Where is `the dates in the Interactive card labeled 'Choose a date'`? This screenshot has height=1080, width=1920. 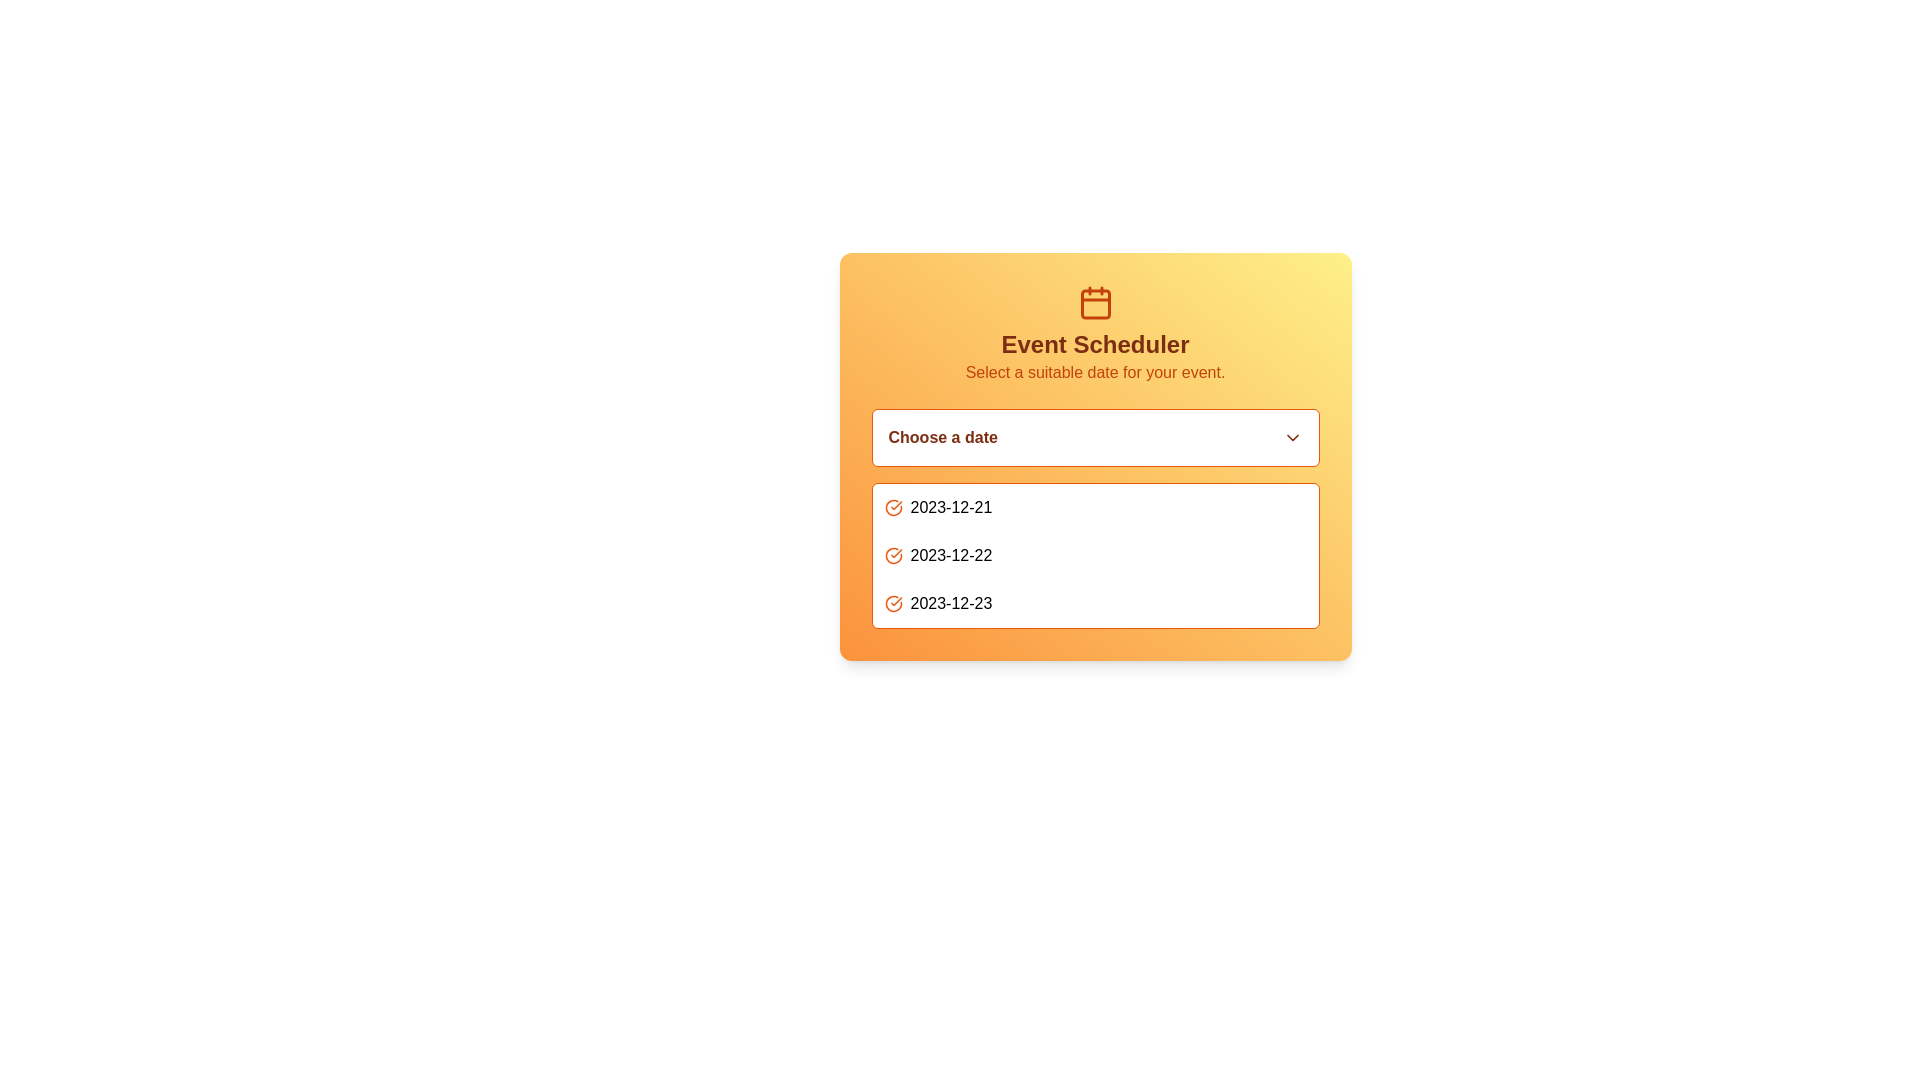 the dates in the Interactive card labeled 'Choose a date' is located at coordinates (1094, 456).